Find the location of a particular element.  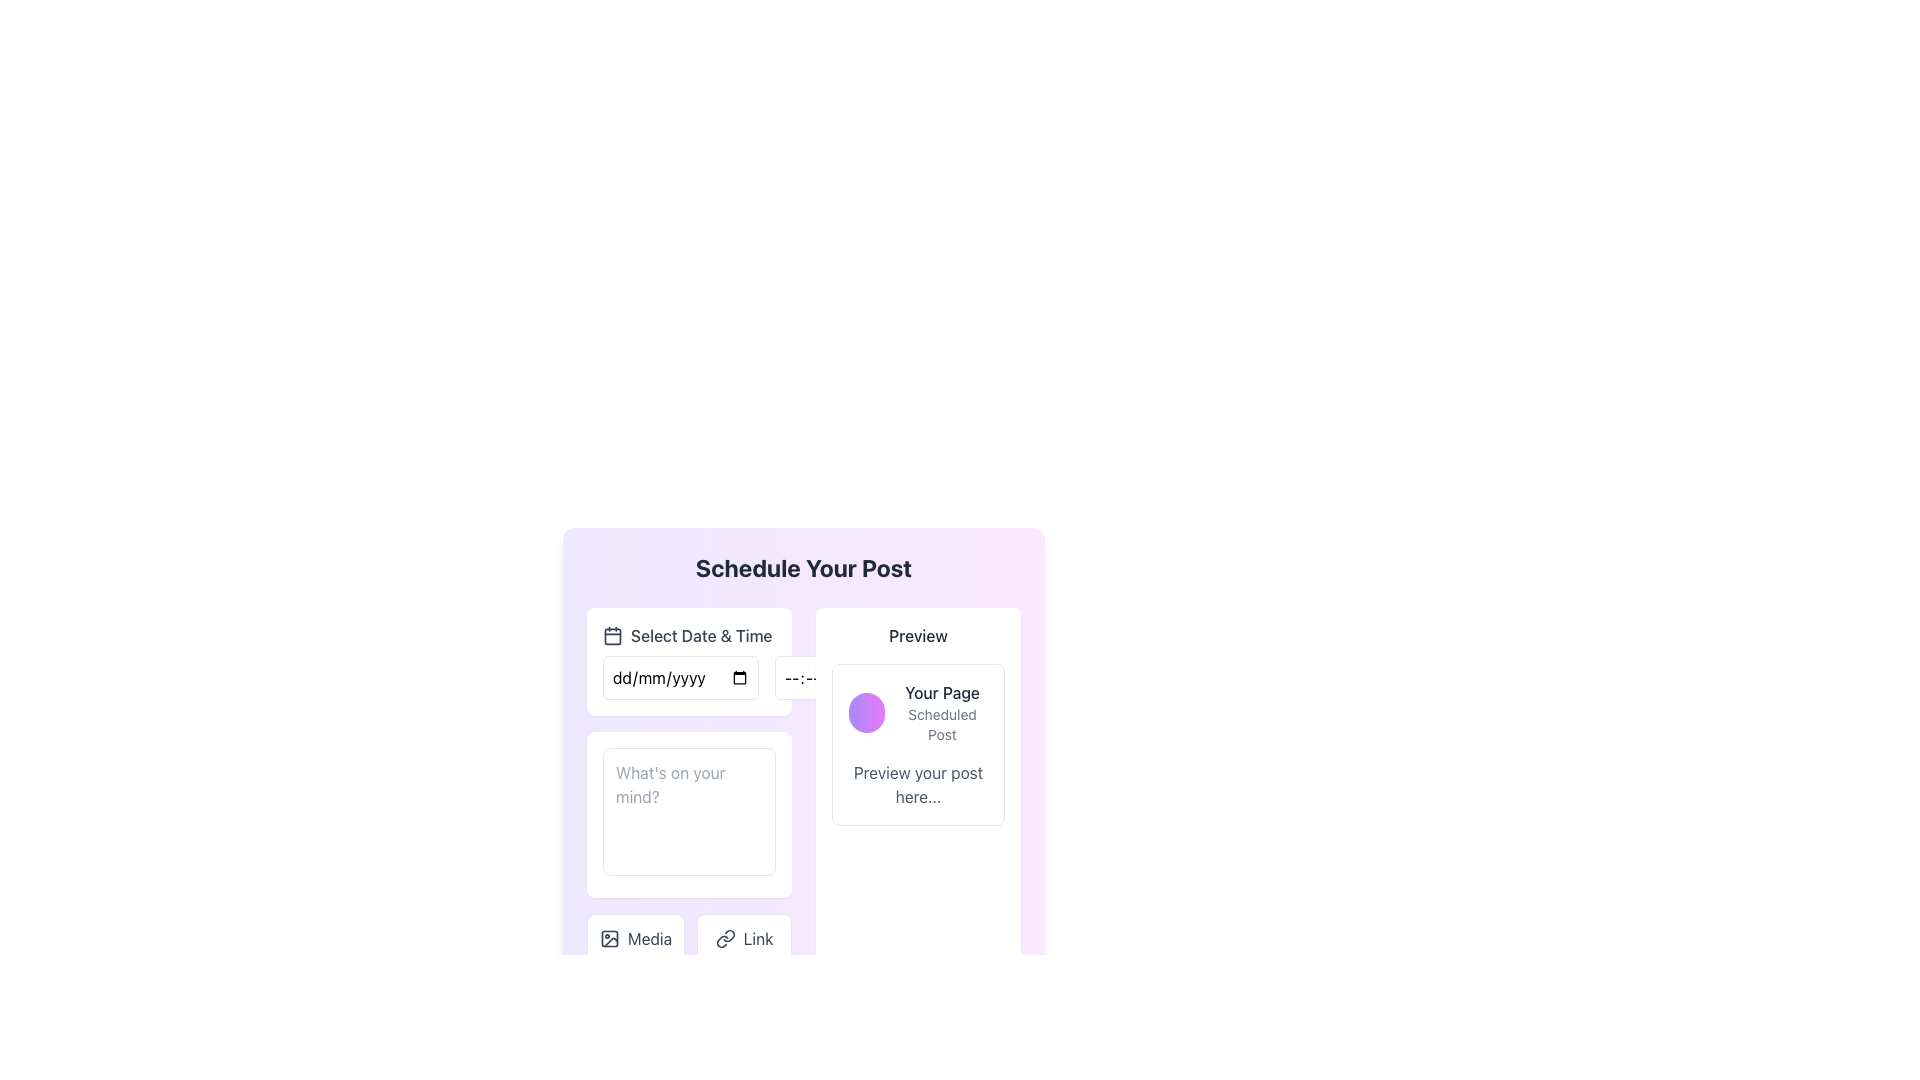

the title/header text block for the post preview indicating 'Your Page' and 'Scheduled Post' located in the upper-right corner of the 'Preview' section is located at coordinates (917, 712).